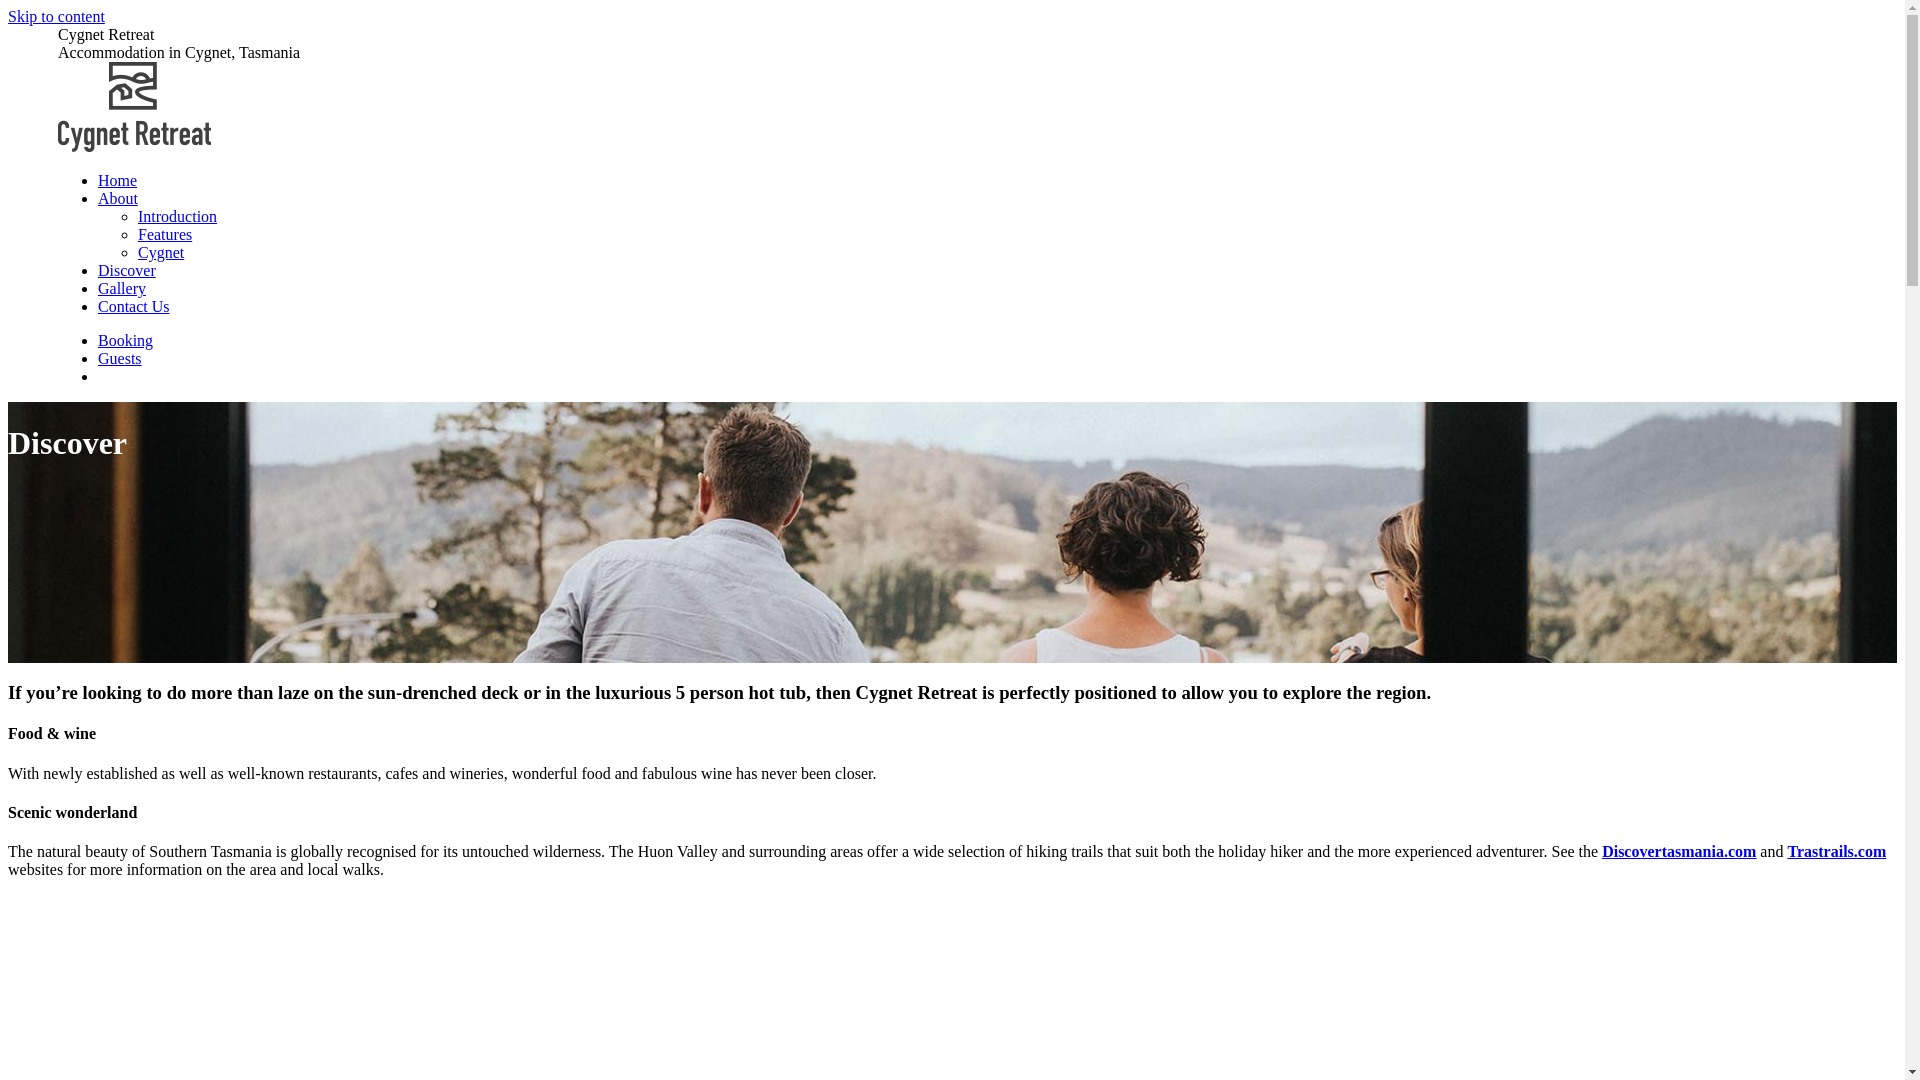  Describe the element at coordinates (164, 233) in the screenshot. I see `'Features'` at that location.